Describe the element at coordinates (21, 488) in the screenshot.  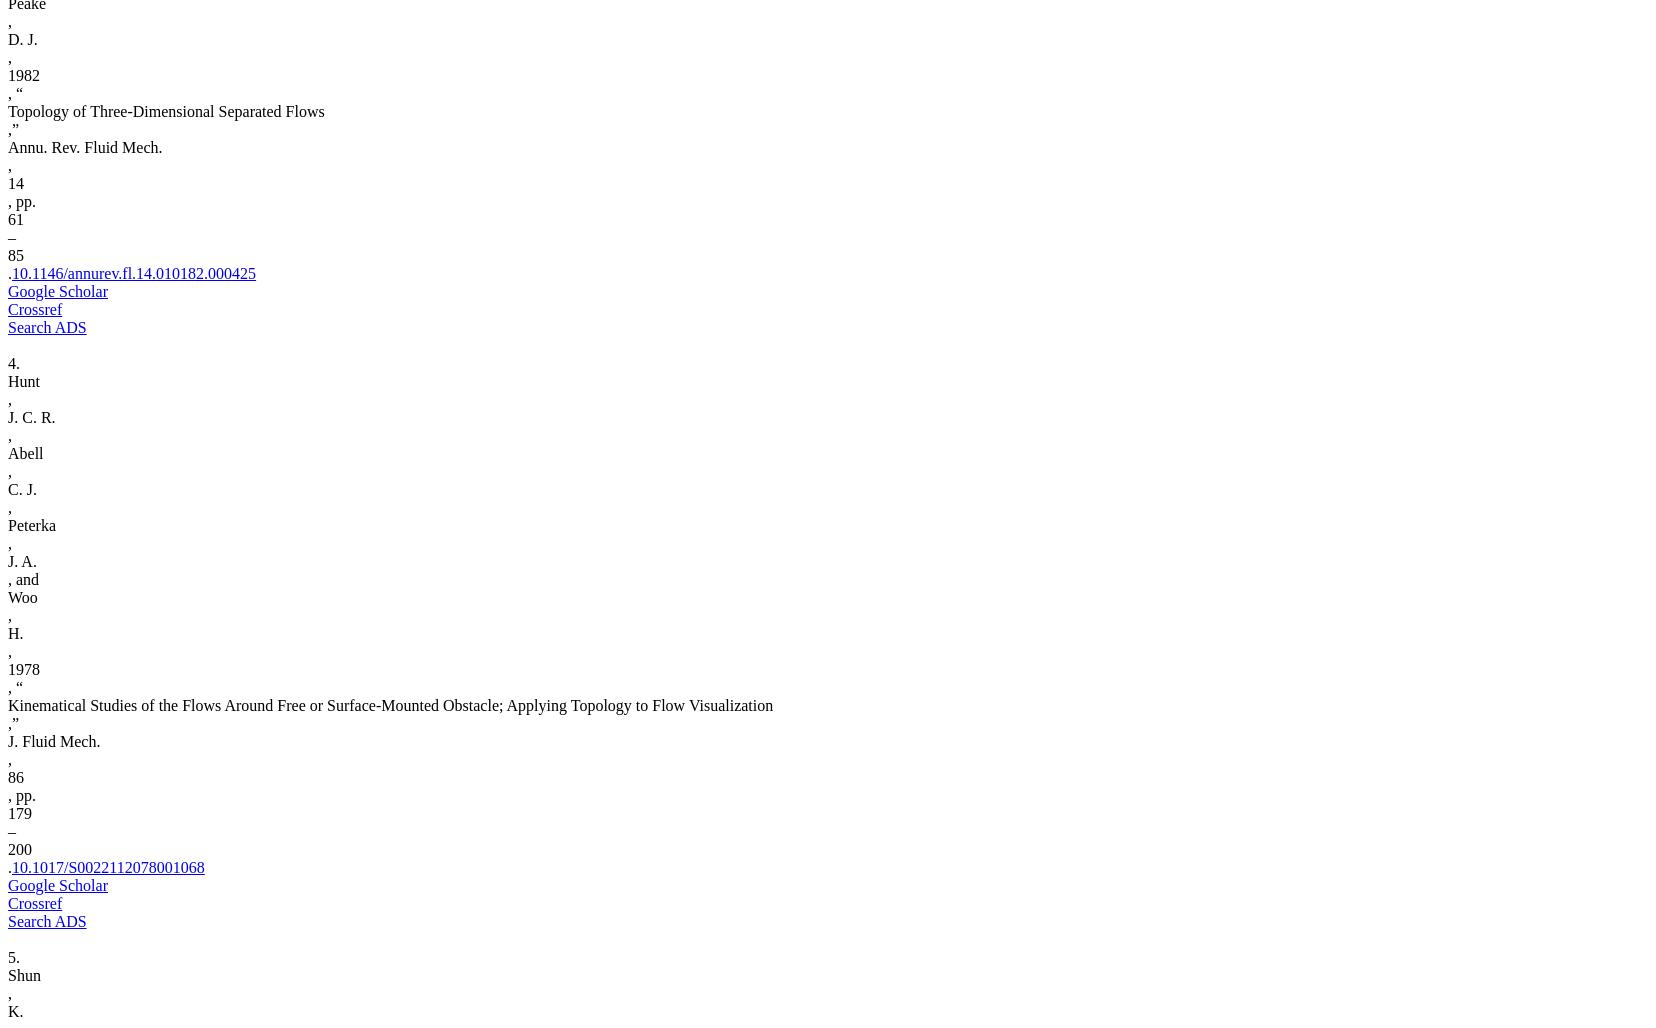
I see `'C. J.'` at that location.